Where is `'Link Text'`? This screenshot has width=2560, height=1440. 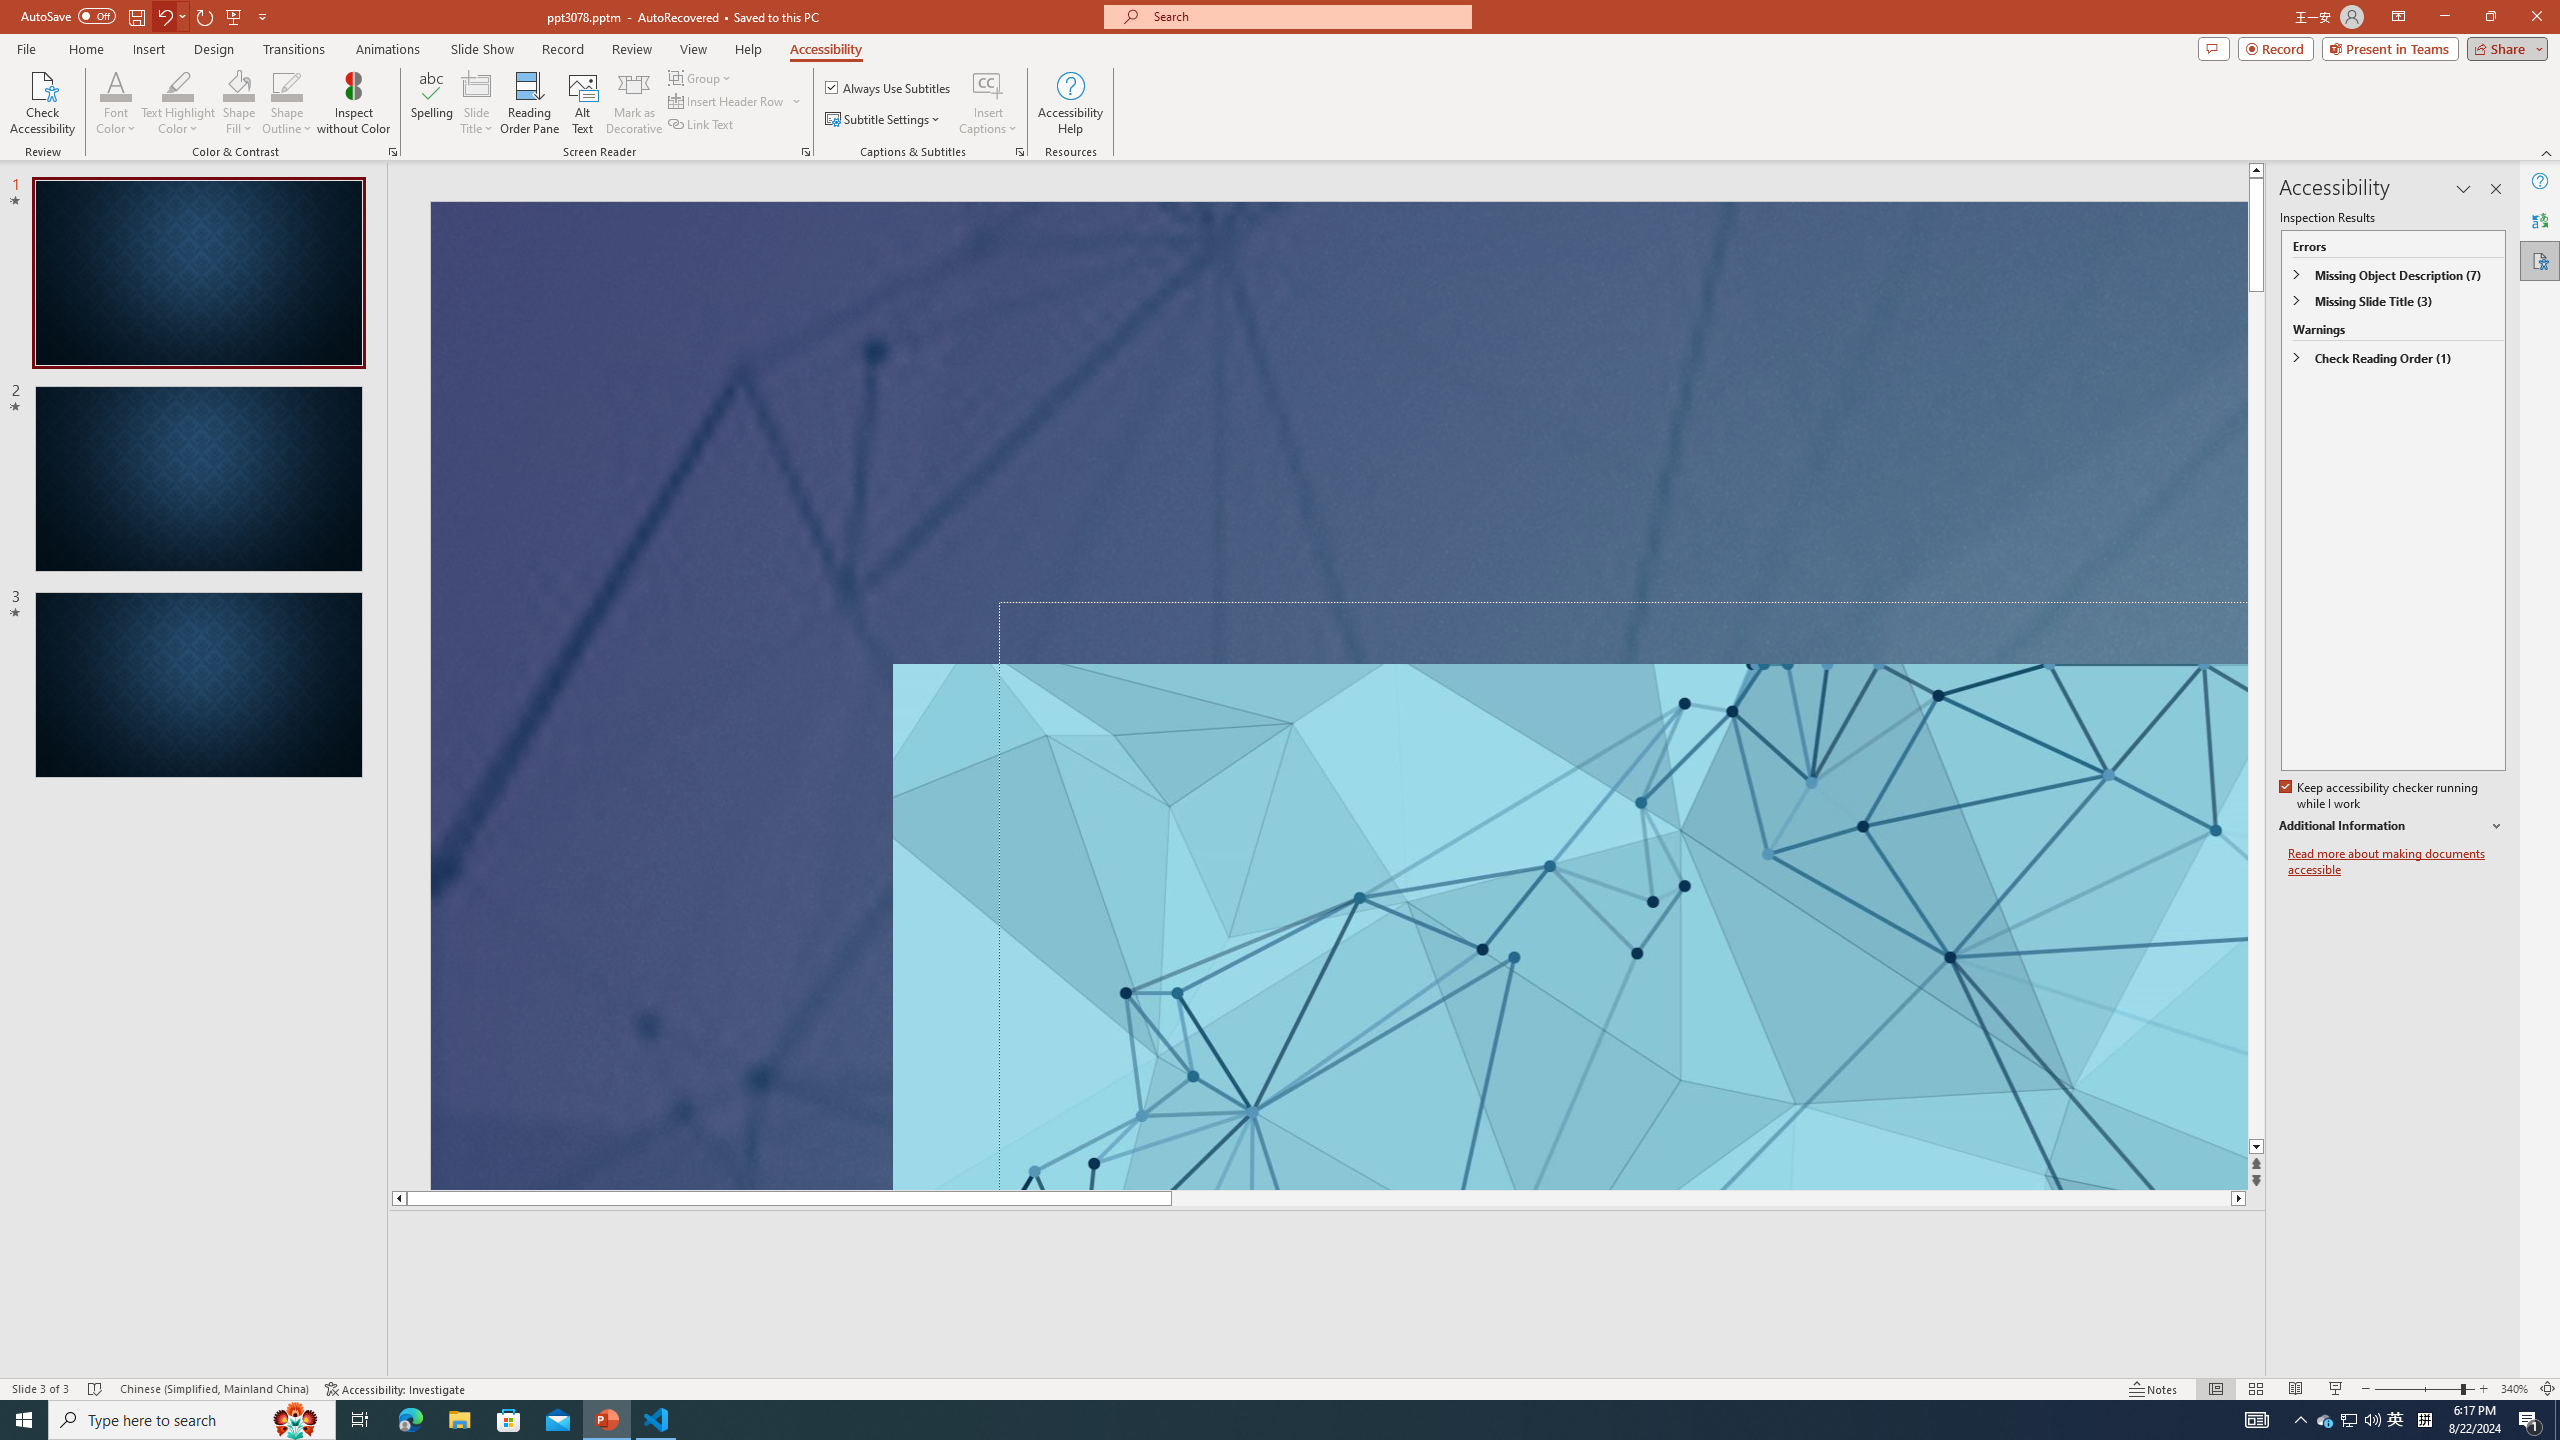
'Link Text' is located at coordinates (701, 122).